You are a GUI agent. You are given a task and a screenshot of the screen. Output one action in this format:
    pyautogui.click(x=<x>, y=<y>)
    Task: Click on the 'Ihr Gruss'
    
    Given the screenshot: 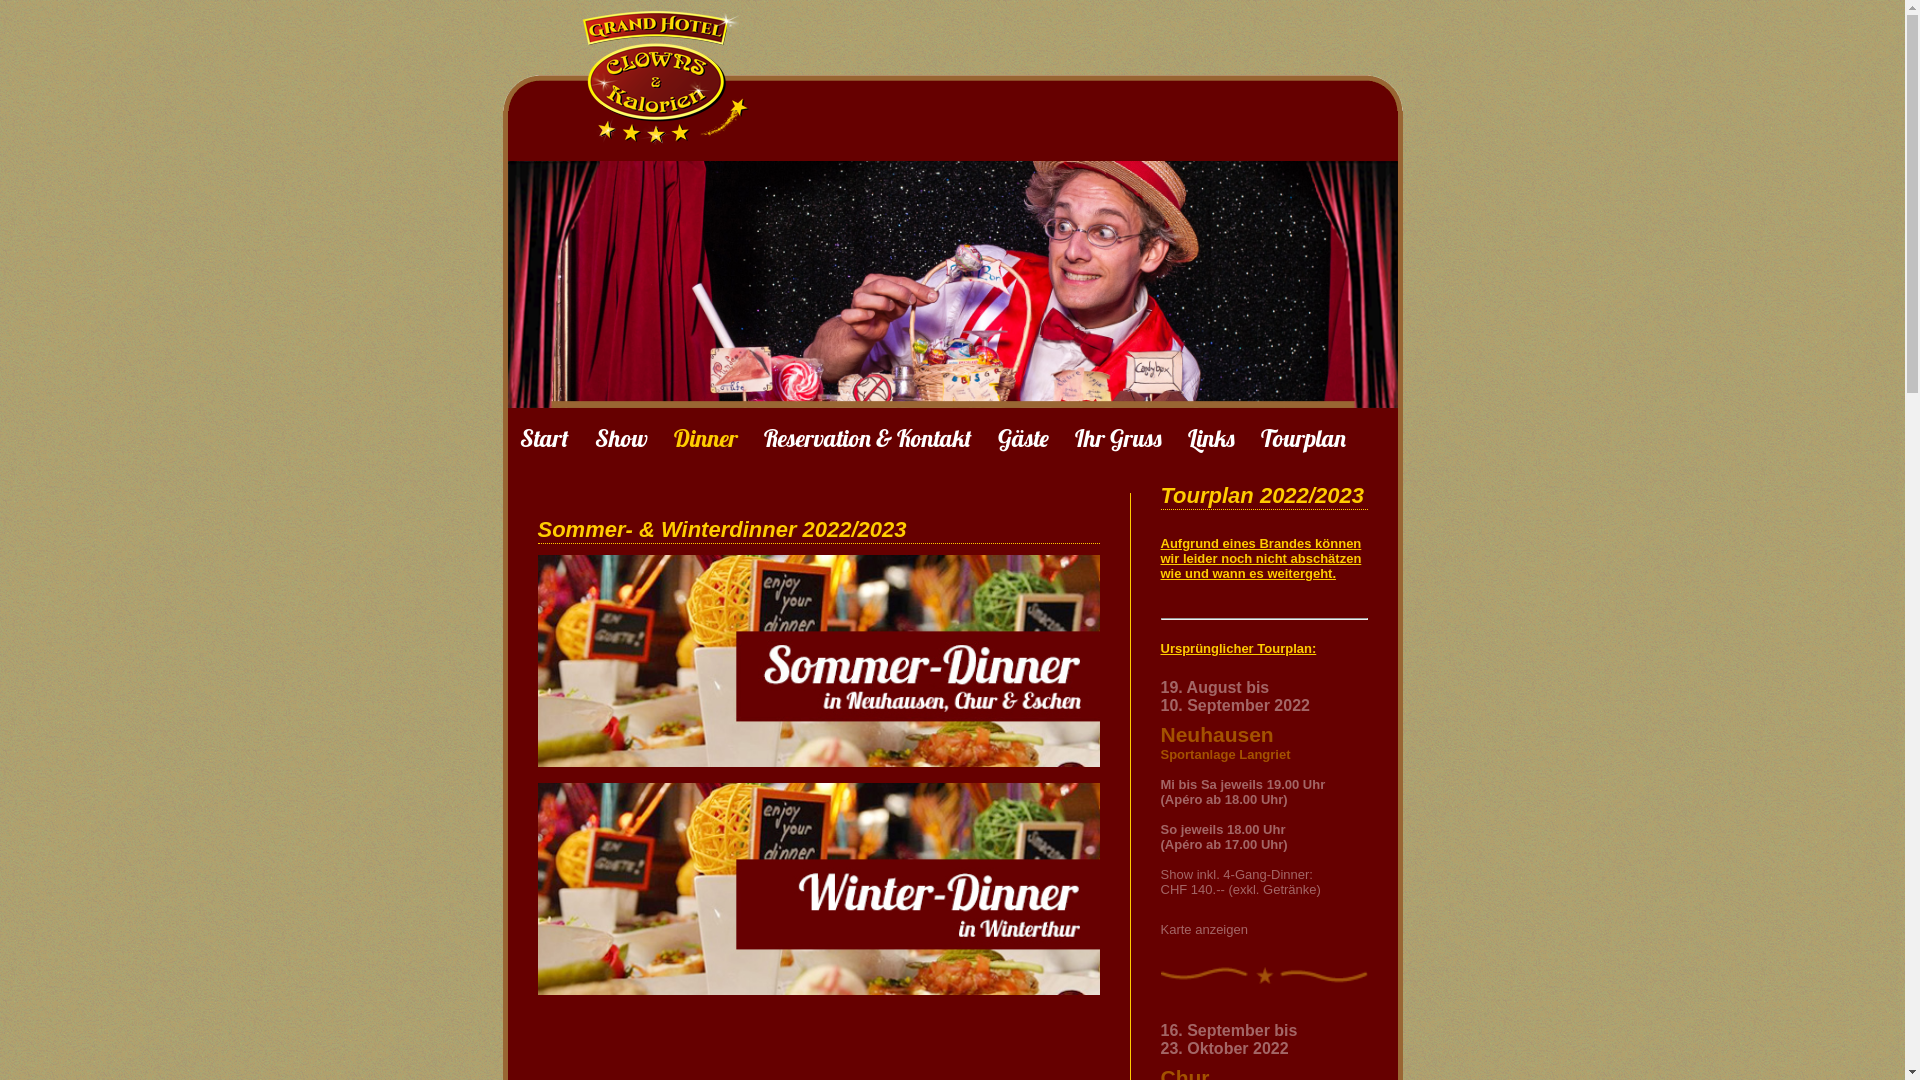 What is the action you would take?
    pyautogui.click(x=1116, y=437)
    